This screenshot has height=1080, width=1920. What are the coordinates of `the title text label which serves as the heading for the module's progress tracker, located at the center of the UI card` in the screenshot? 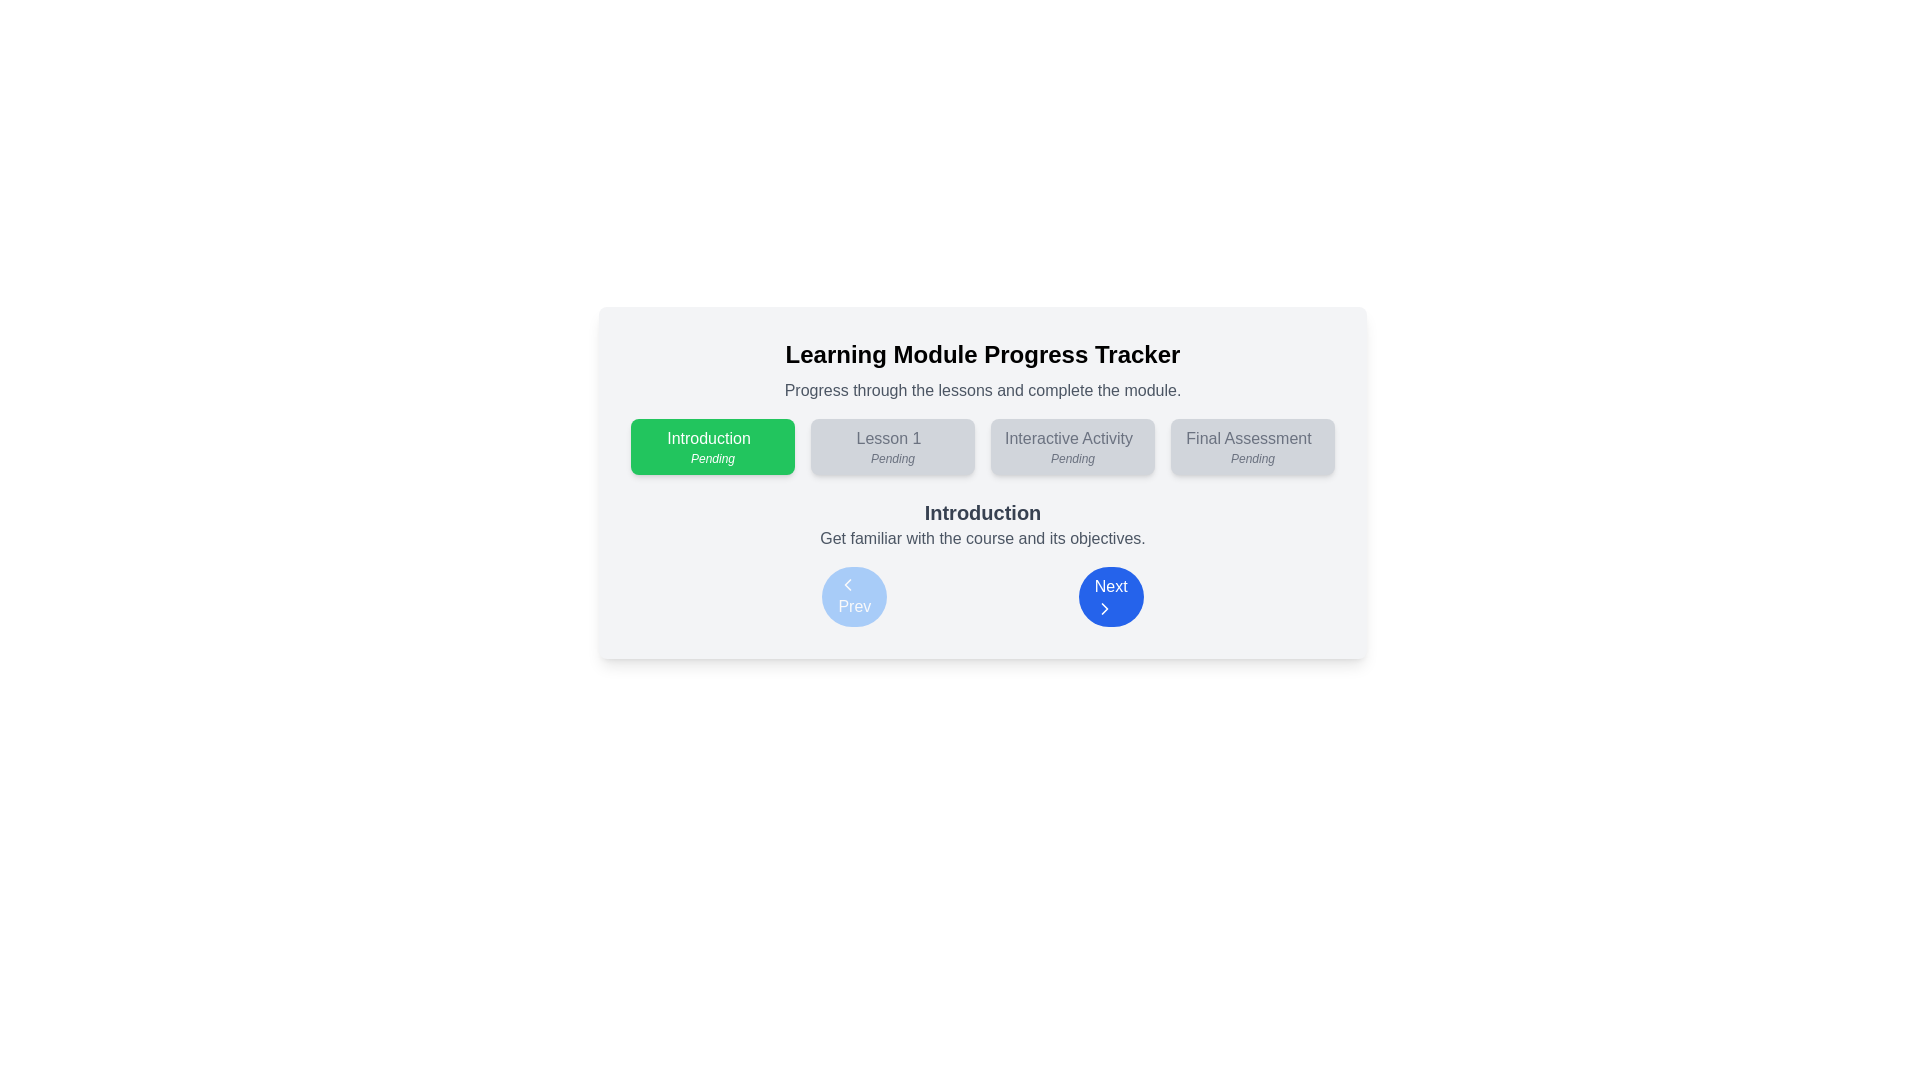 It's located at (983, 353).